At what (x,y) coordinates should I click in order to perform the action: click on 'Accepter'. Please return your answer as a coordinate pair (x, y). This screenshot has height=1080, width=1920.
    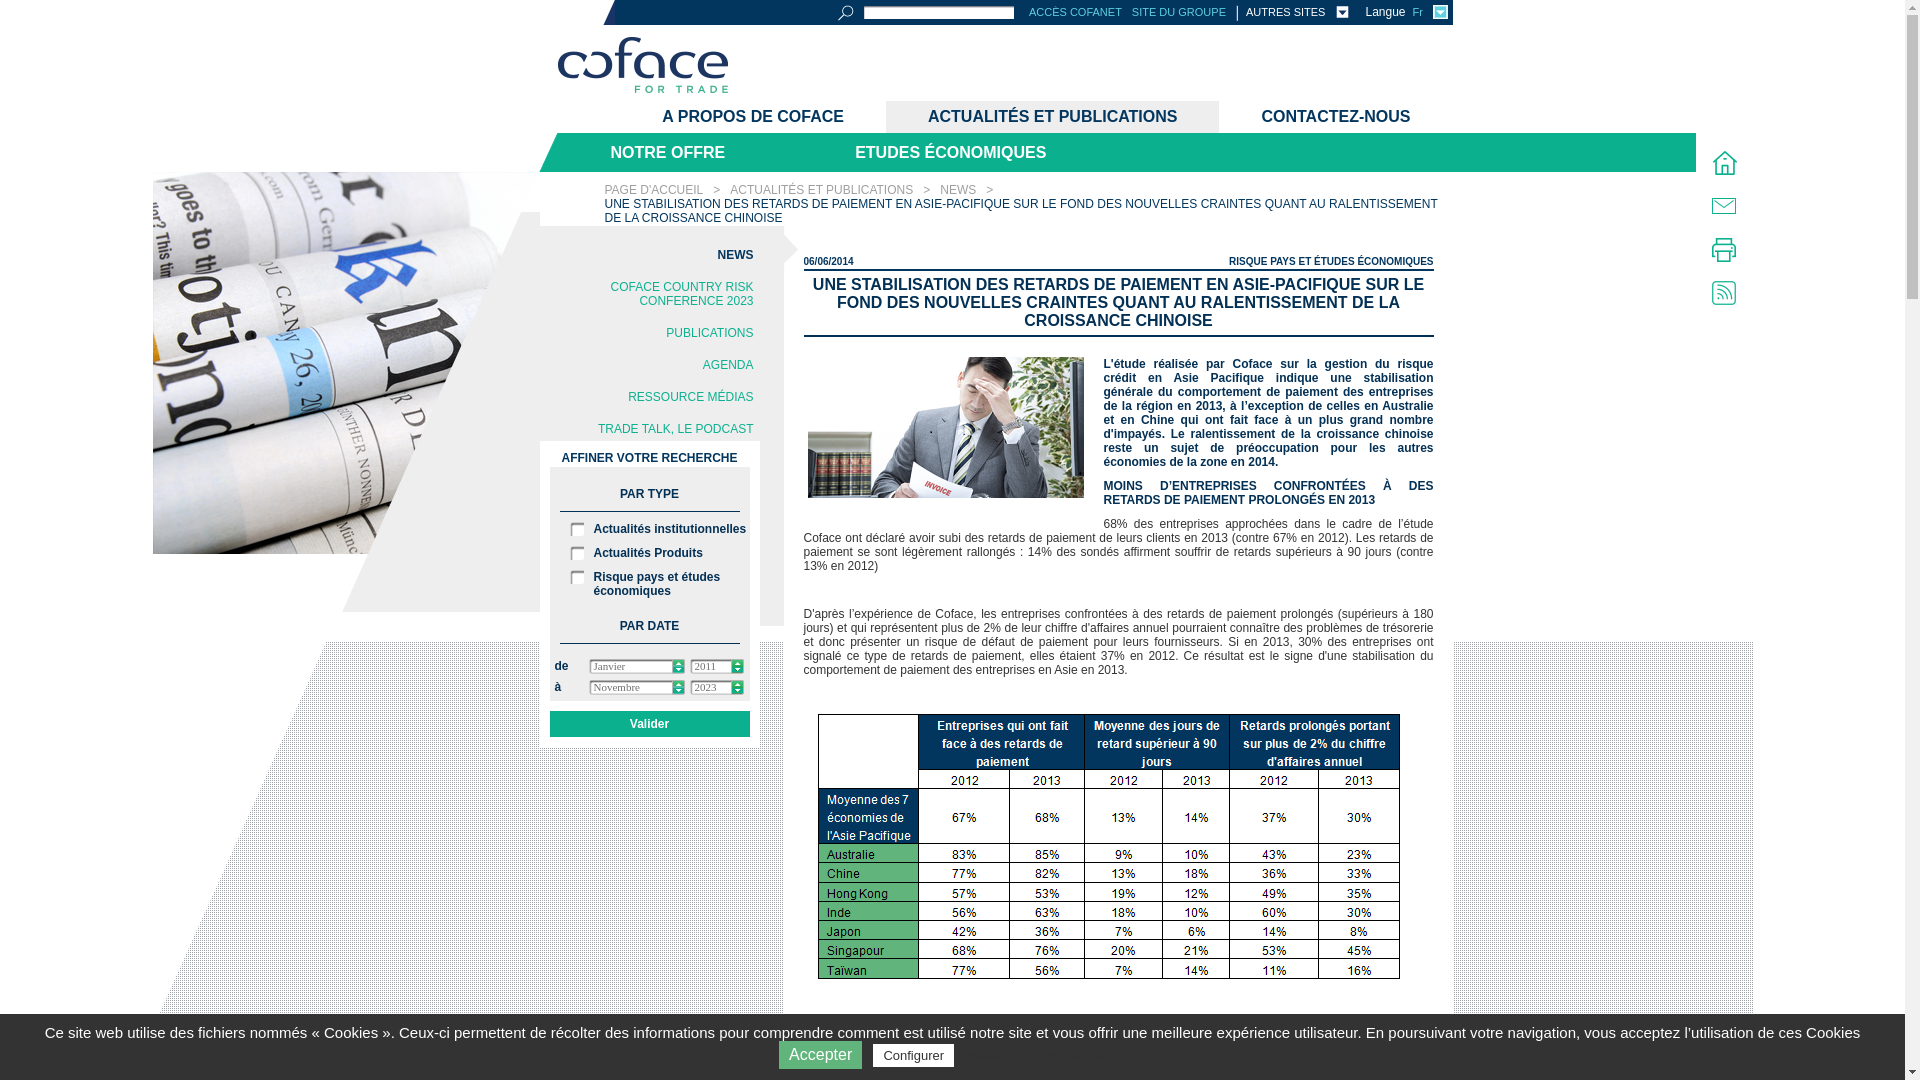
    Looking at the image, I should click on (820, 1054).